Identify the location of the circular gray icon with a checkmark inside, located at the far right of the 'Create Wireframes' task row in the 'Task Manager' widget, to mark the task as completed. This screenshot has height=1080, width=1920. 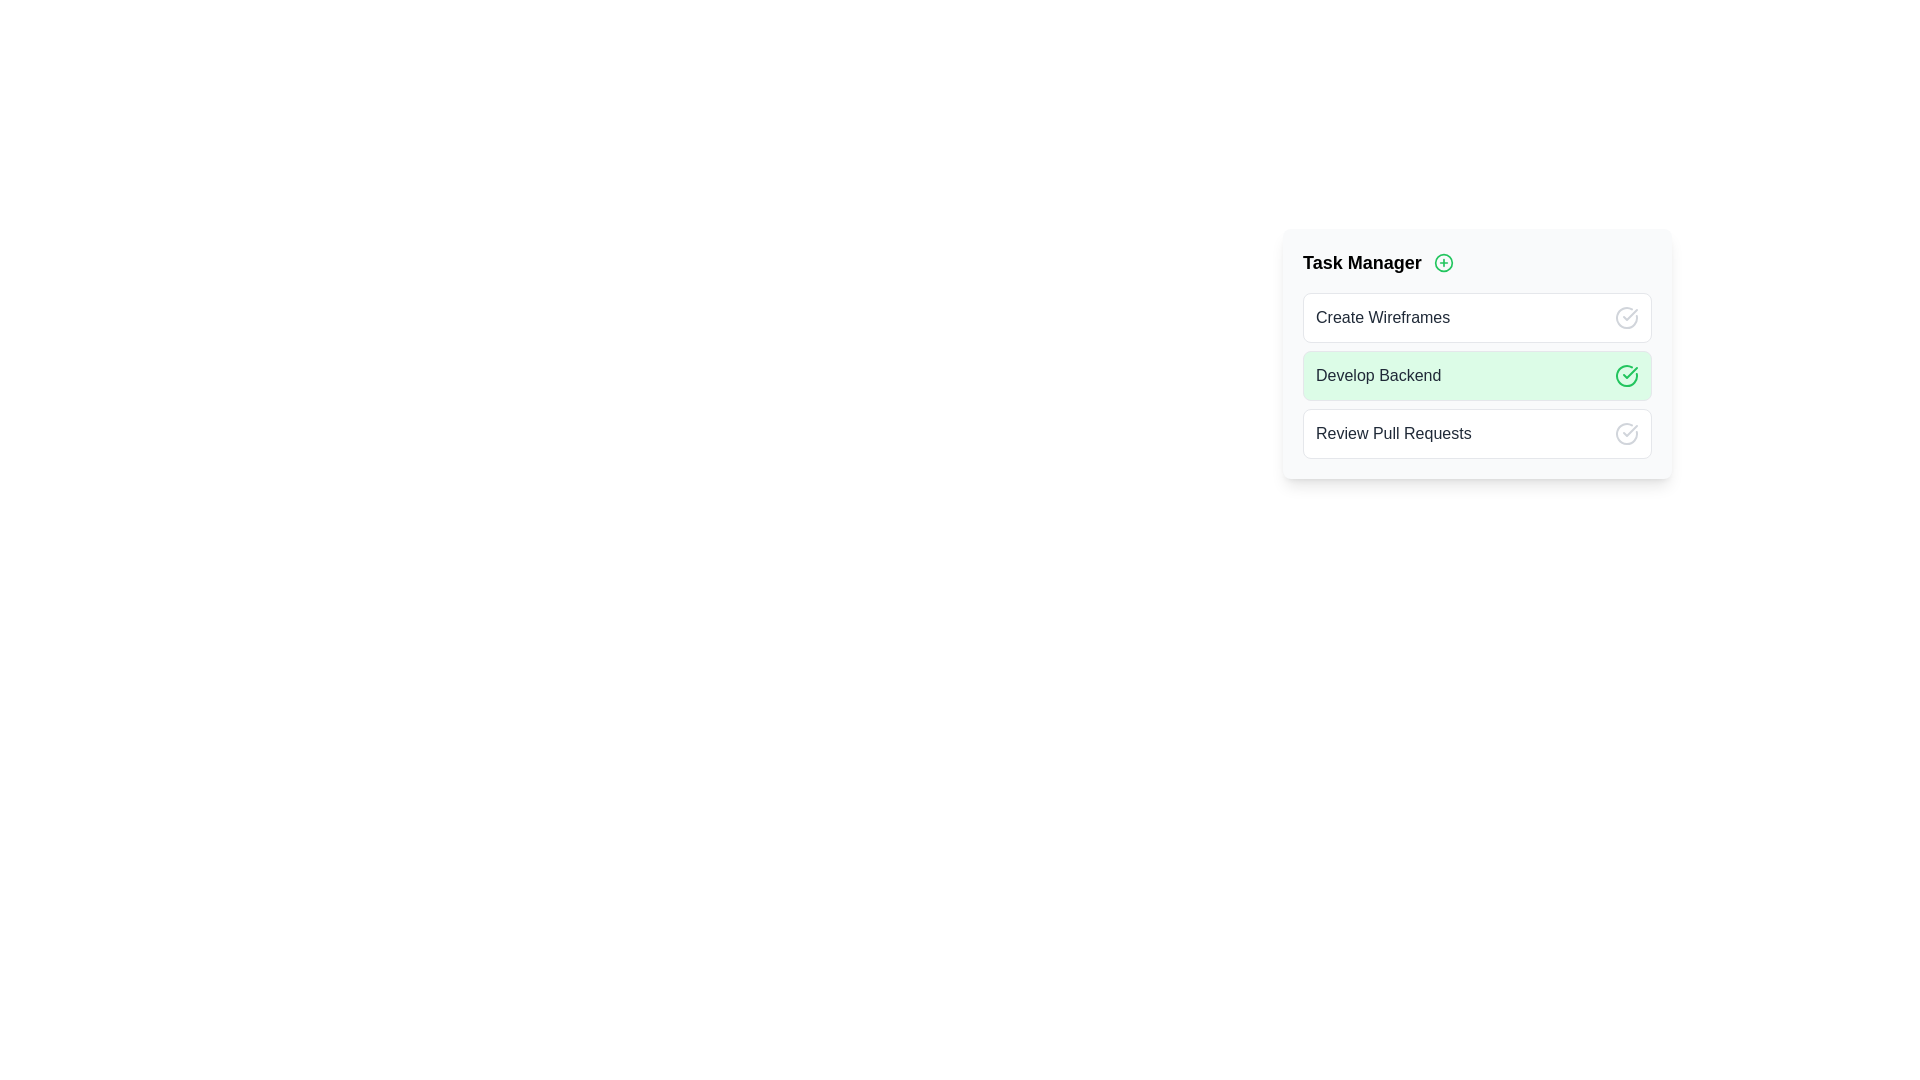
(1627, 316).